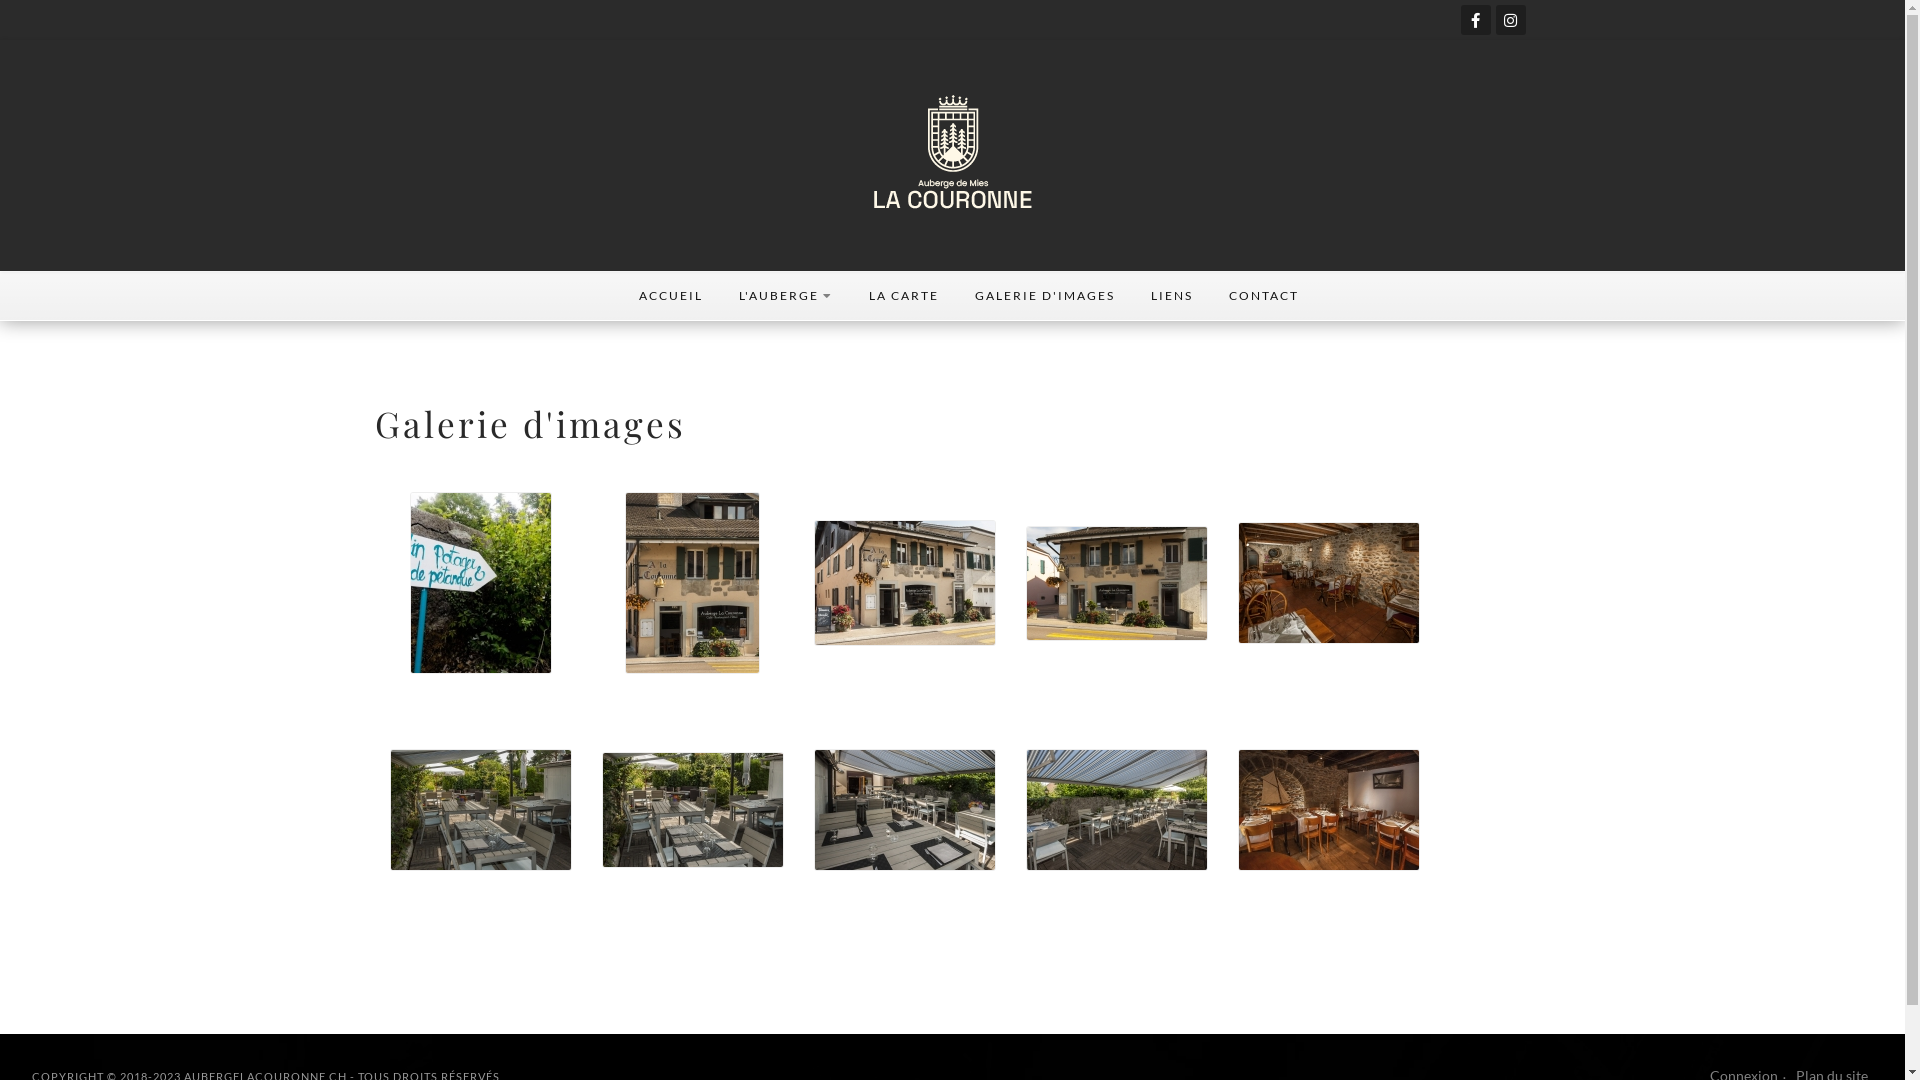  Describe the element at coordinates (1459, 19) in the screenshot. I see `'Facebook'` at that location.